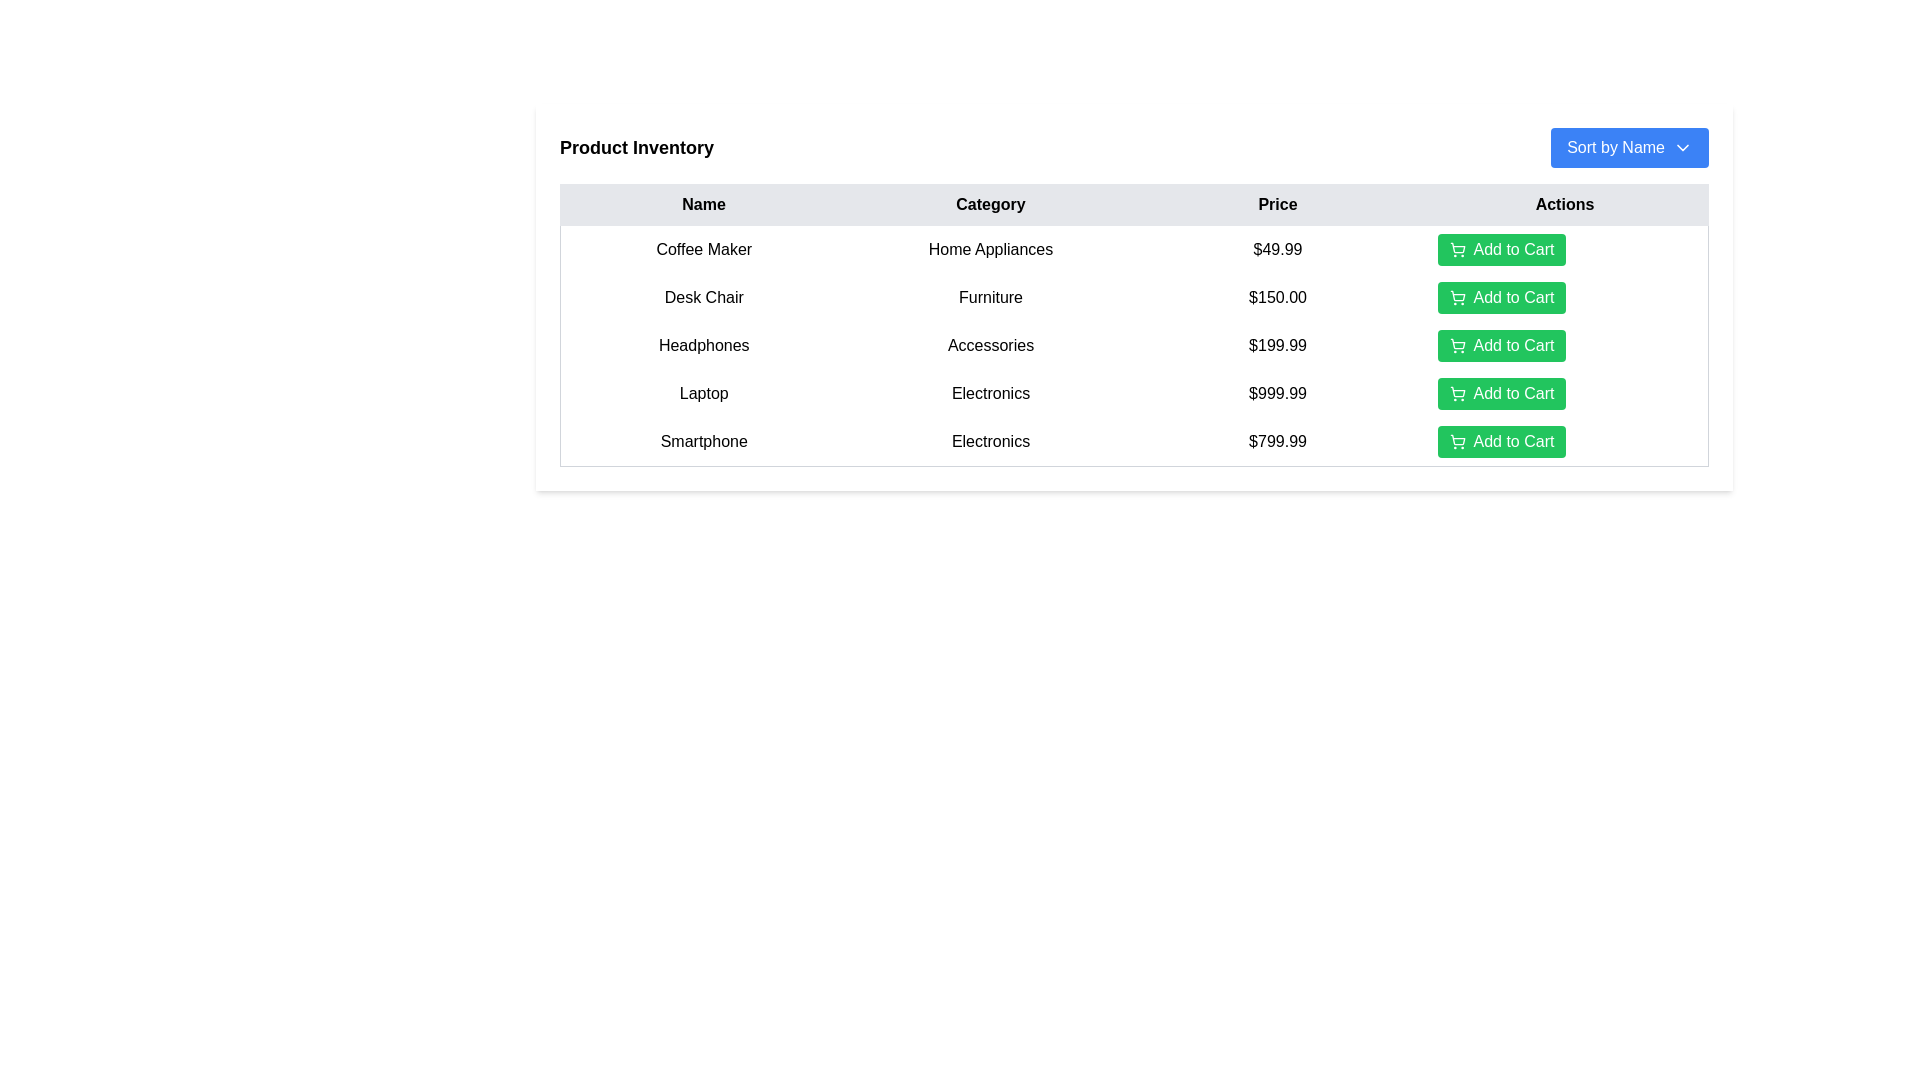 This screenshot has height=1080, width=1920. What do you see at coordinates (1457, 297) in the screenshot?
I see `the shopping cart icon which is part of the green 'Add to Cart' button located in the 'Actions' column of the table row for the 'Desk Chair' product` at bounding box center [1457, 297].